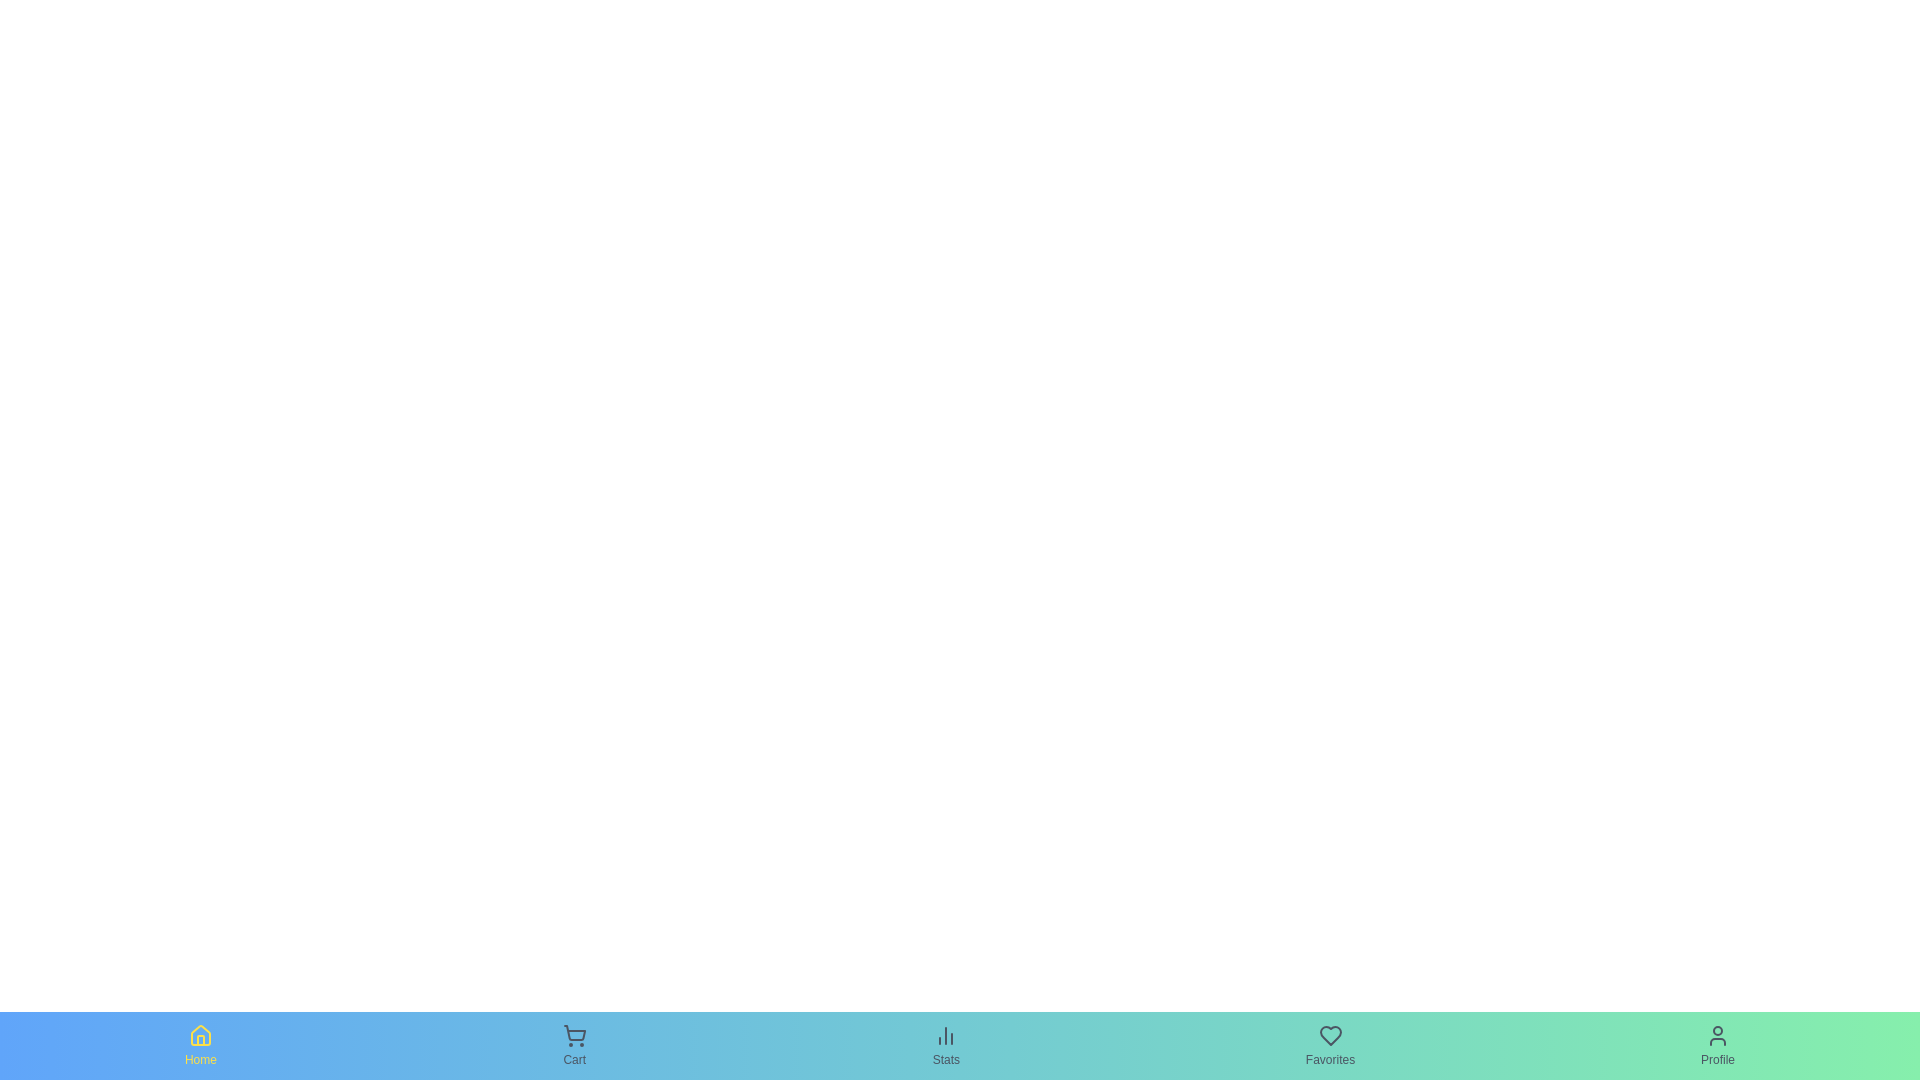 The width and height of the screenshot is (1920, 1080). What do you see at coordinates (945, 1044) in the screenshot?
I see `the Stats tab to observe its hover effect` at bounding box center [945, 1044].